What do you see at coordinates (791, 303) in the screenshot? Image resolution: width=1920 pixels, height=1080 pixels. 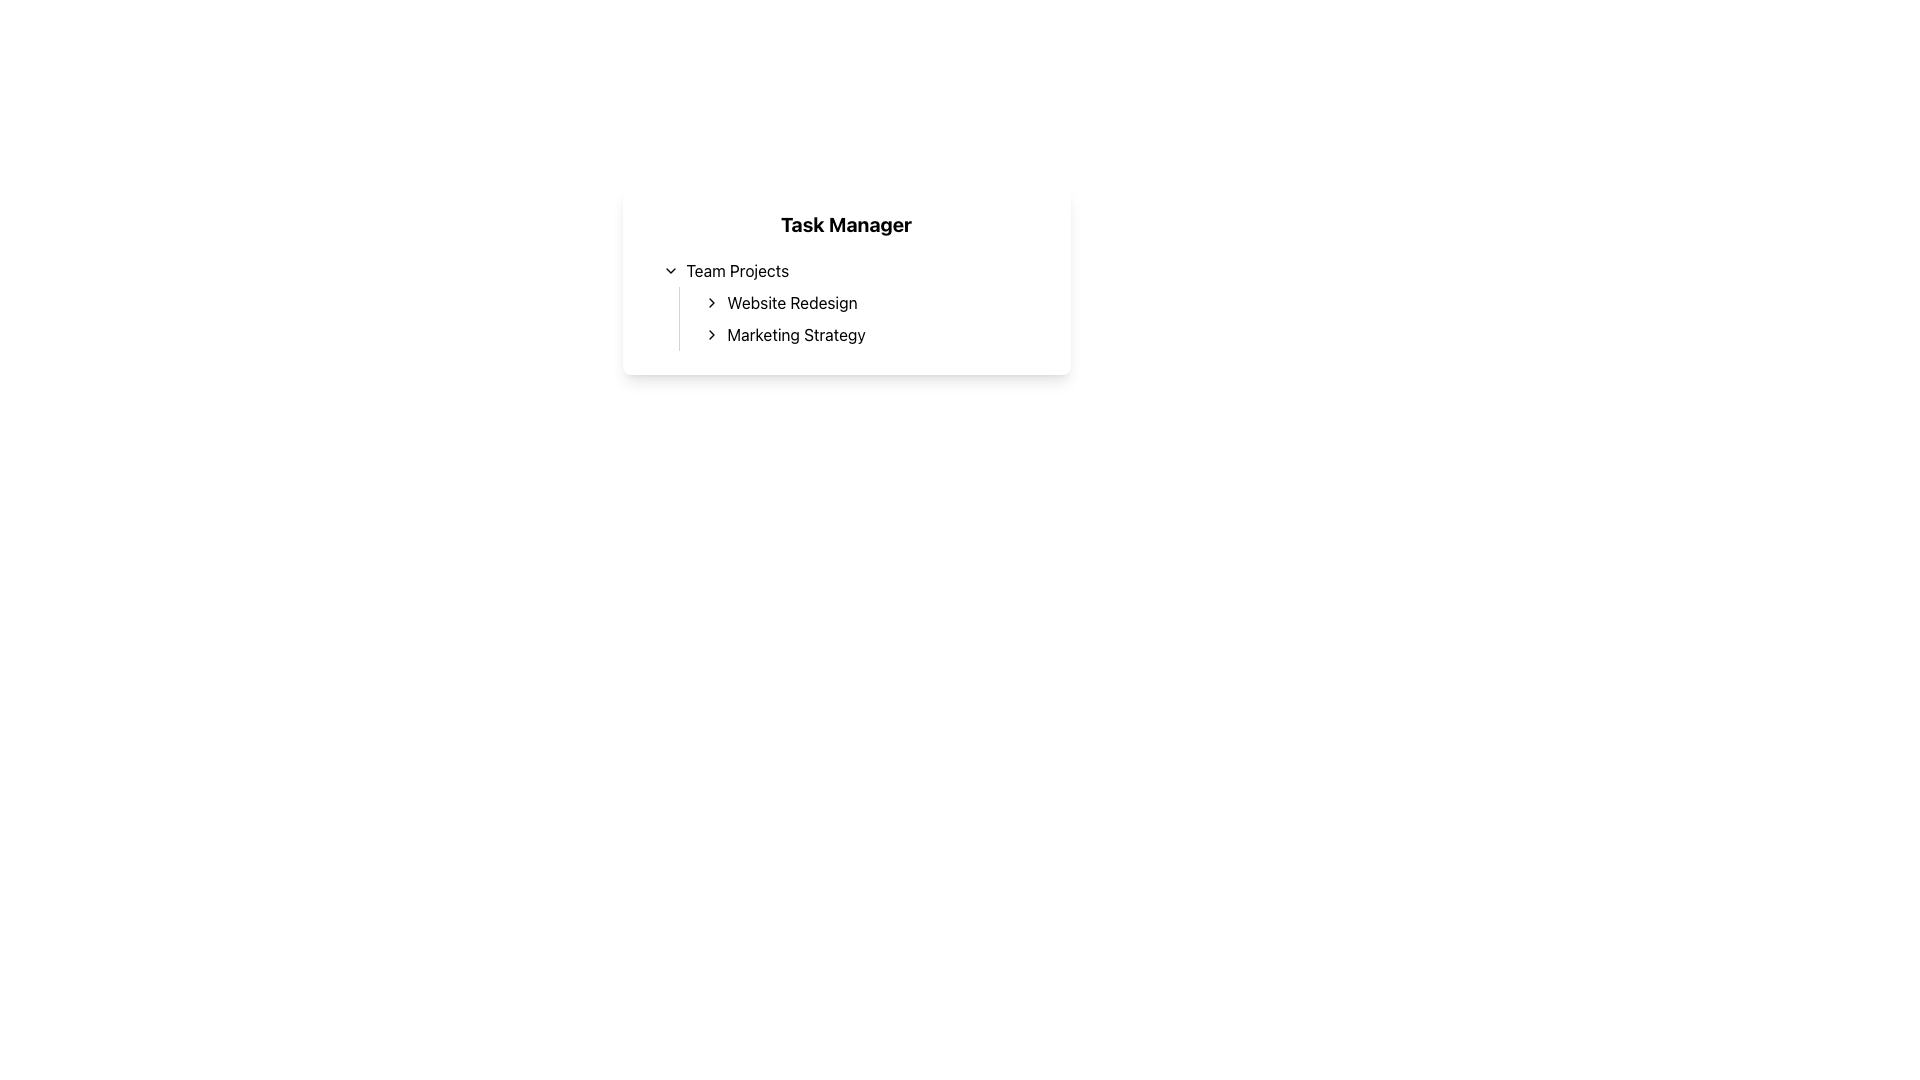 I see `the selectable text item labeled 'Website Redesign' in the task list` at bounding box center [791, 303].